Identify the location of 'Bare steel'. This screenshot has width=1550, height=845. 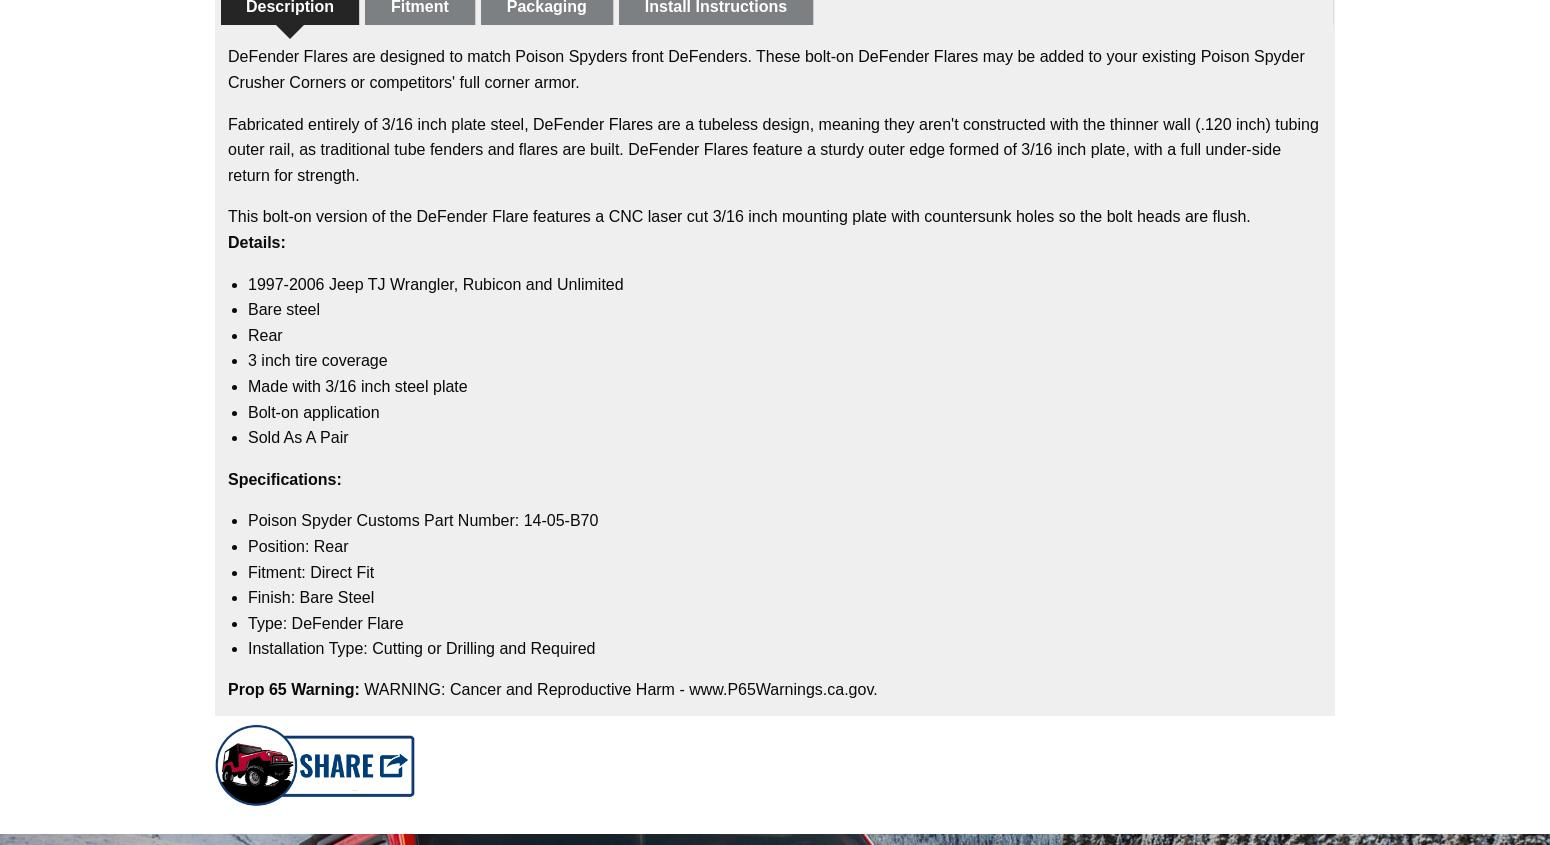
(248, 309).